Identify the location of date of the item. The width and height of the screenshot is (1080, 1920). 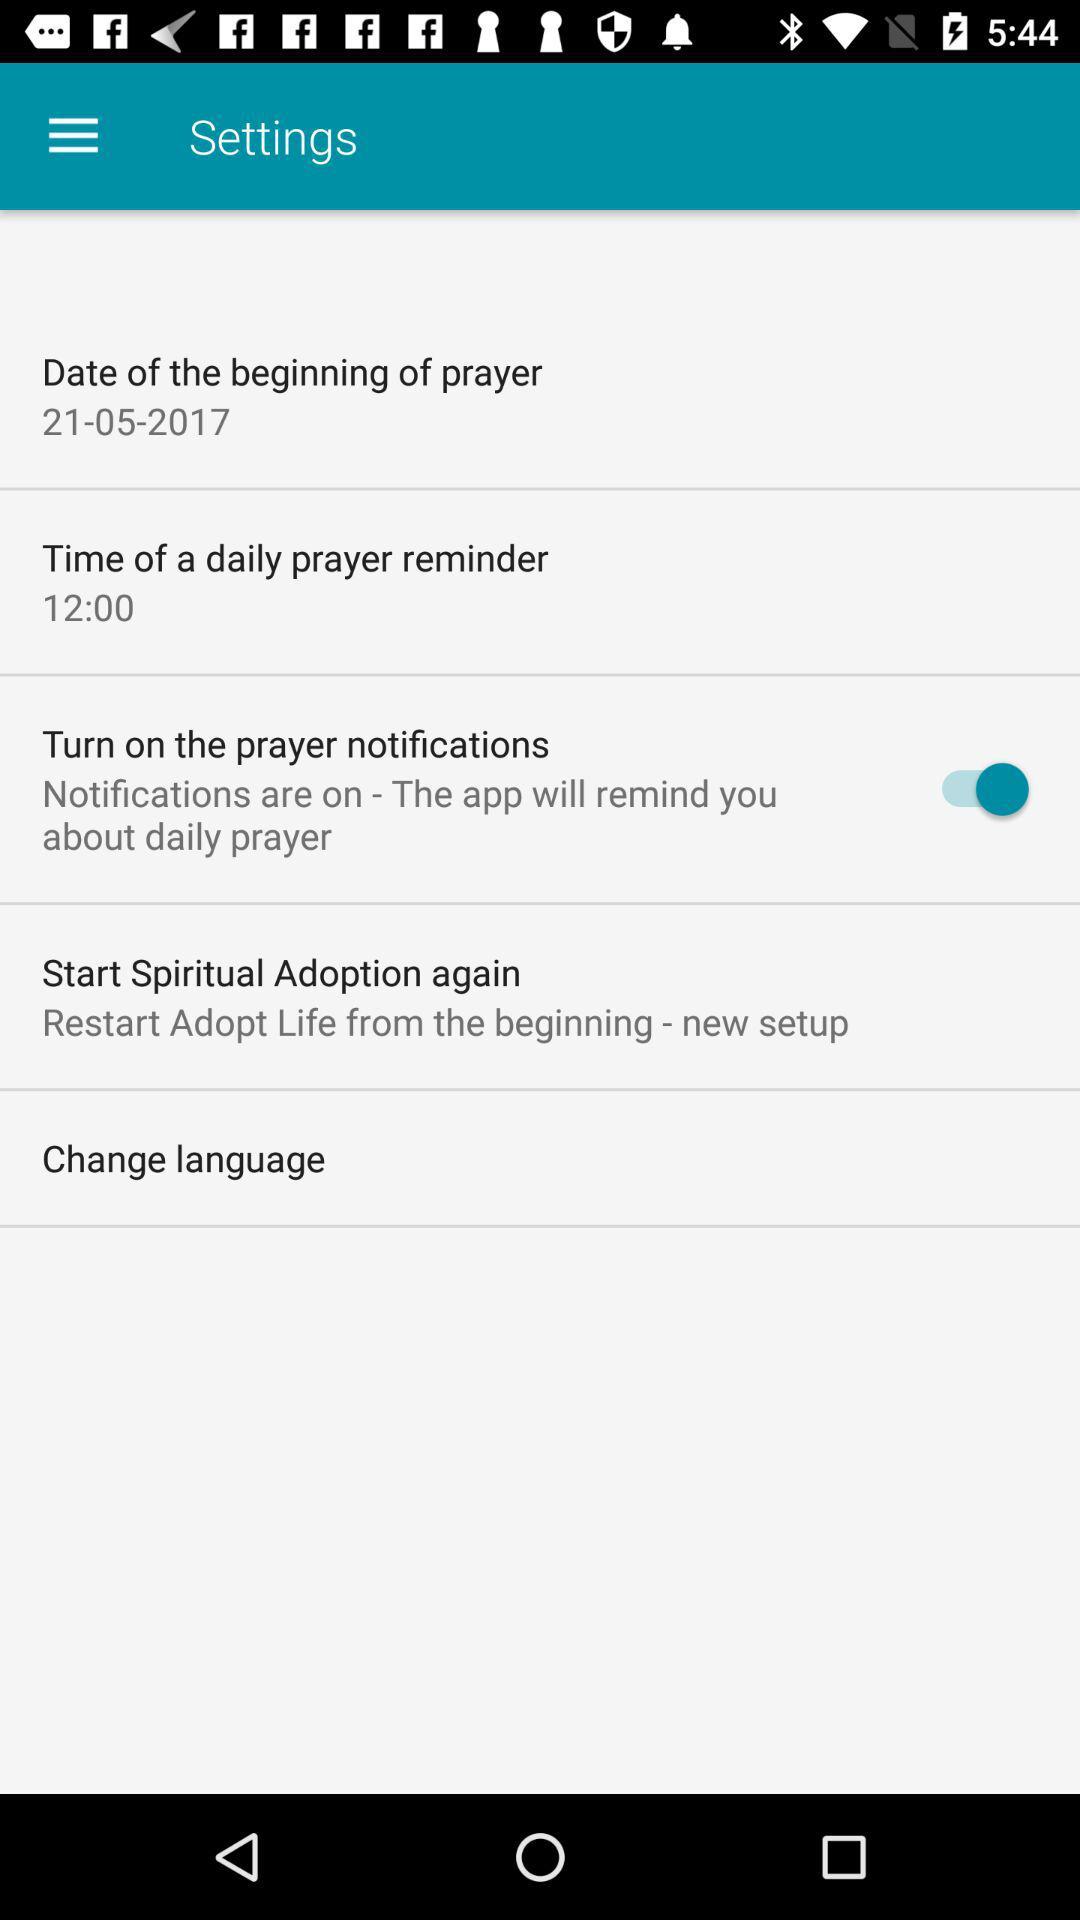
(292, 371).